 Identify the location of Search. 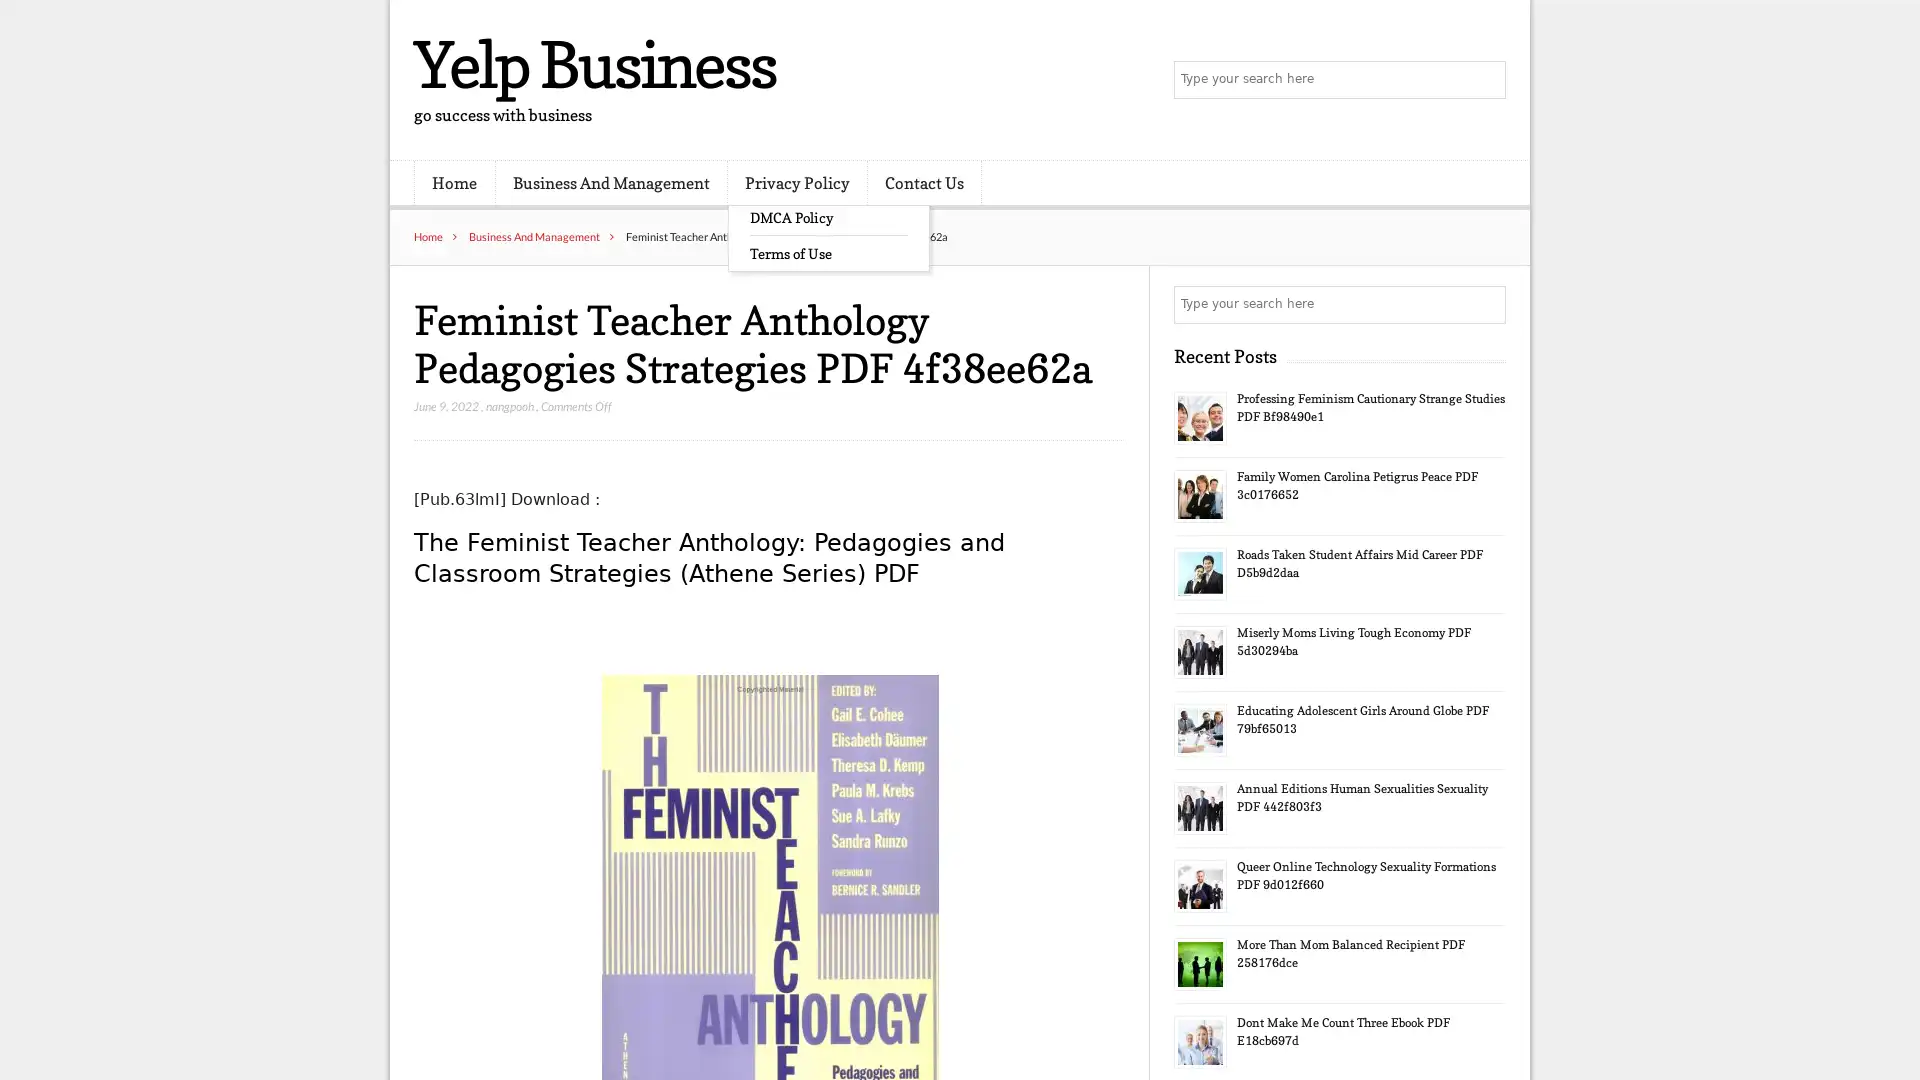
(1485, 80).